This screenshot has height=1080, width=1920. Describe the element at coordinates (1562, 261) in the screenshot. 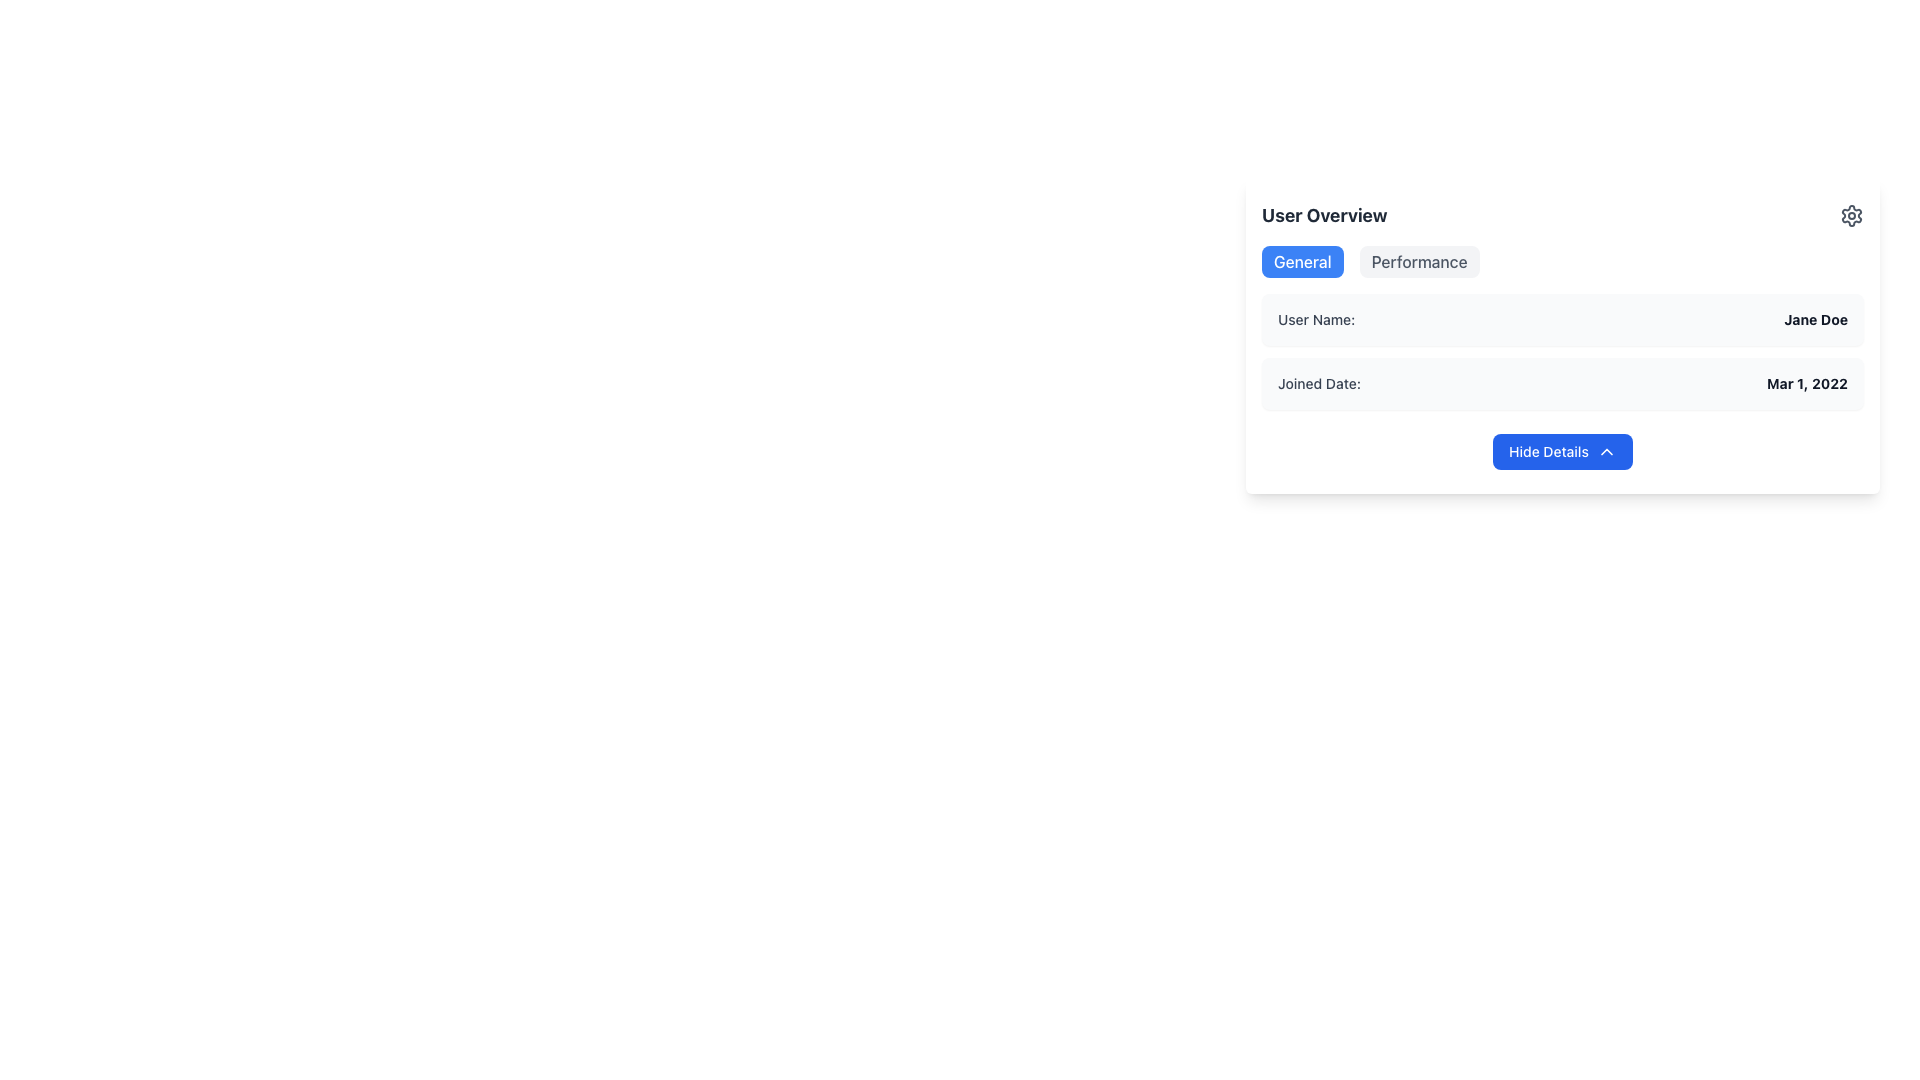

I see `the 'Performance' tab in the navigation bar located in the 'User Overview' section` at that location.